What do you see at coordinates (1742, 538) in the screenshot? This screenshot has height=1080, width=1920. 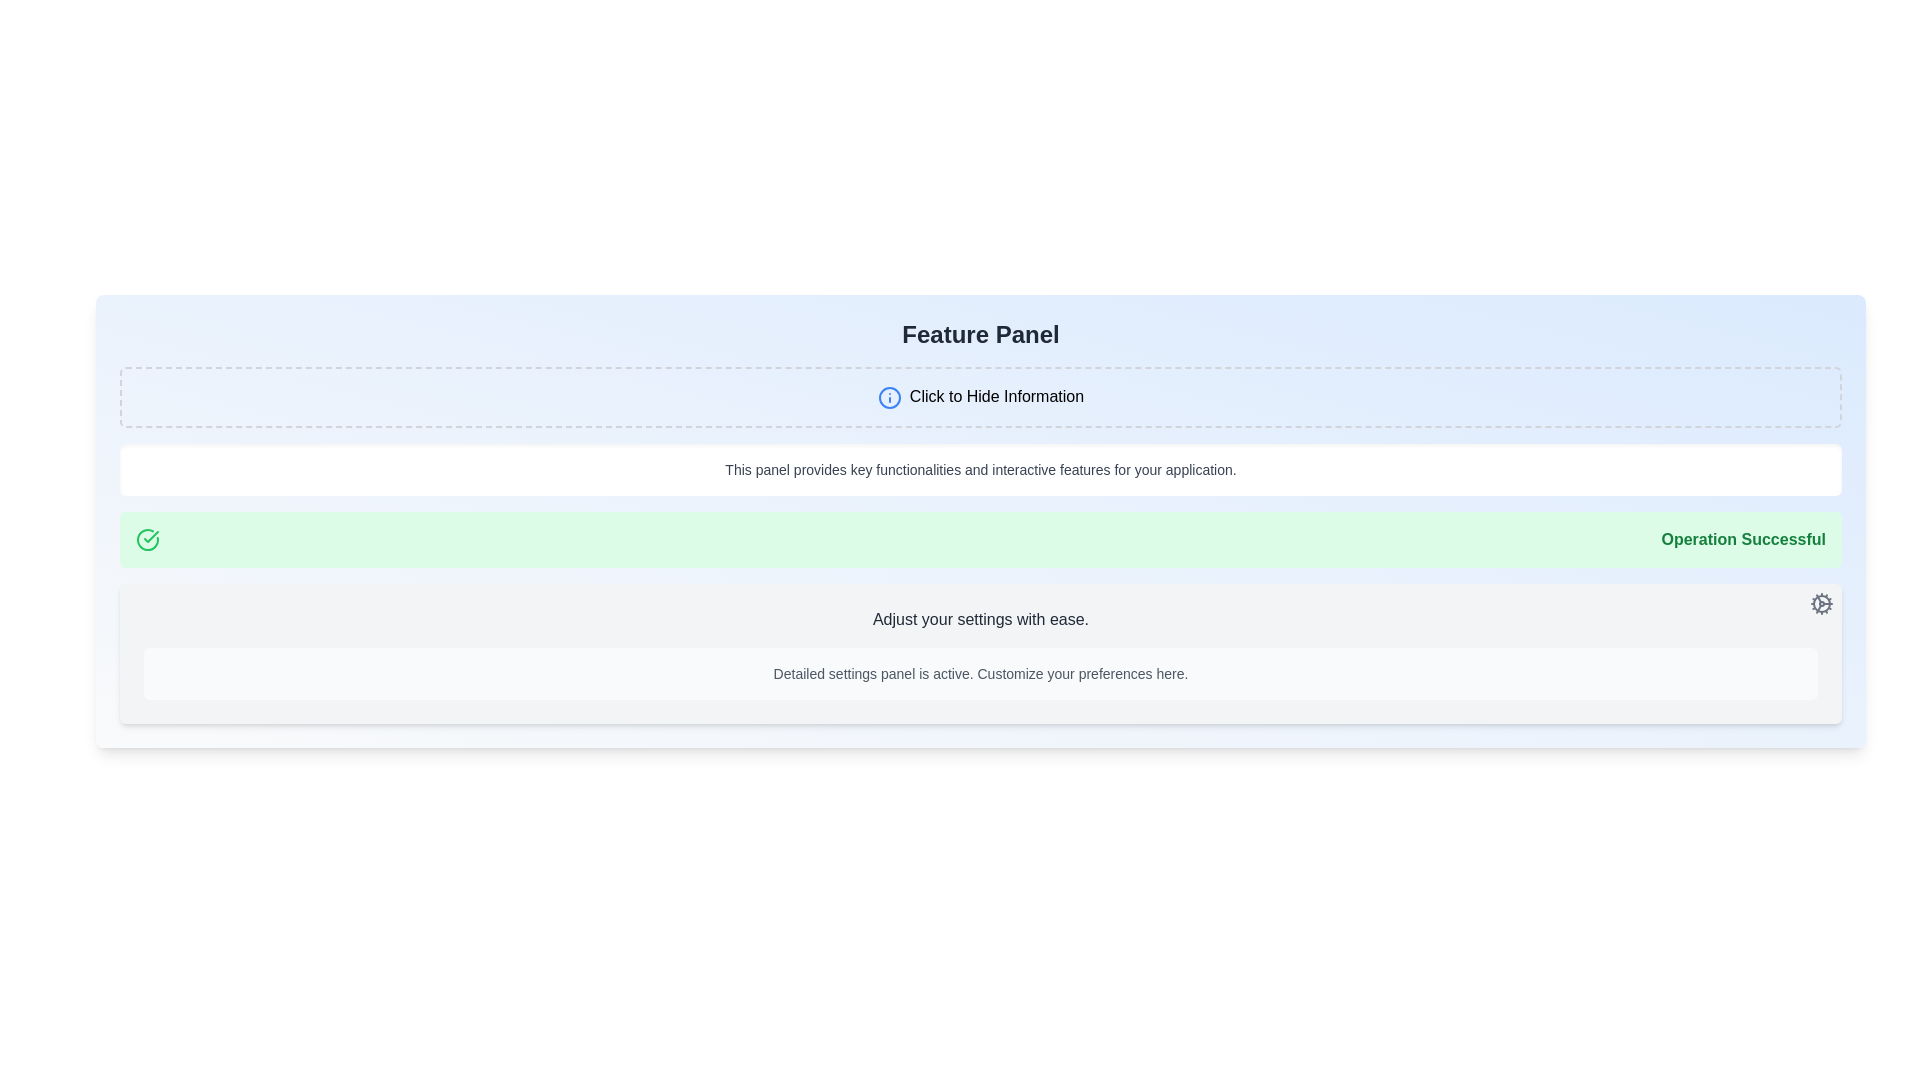 I see `the text label that displays 'Operation Successful', which is styled in bold dark green on a green background, indicating a success message` at bounding box center [1742, 538].